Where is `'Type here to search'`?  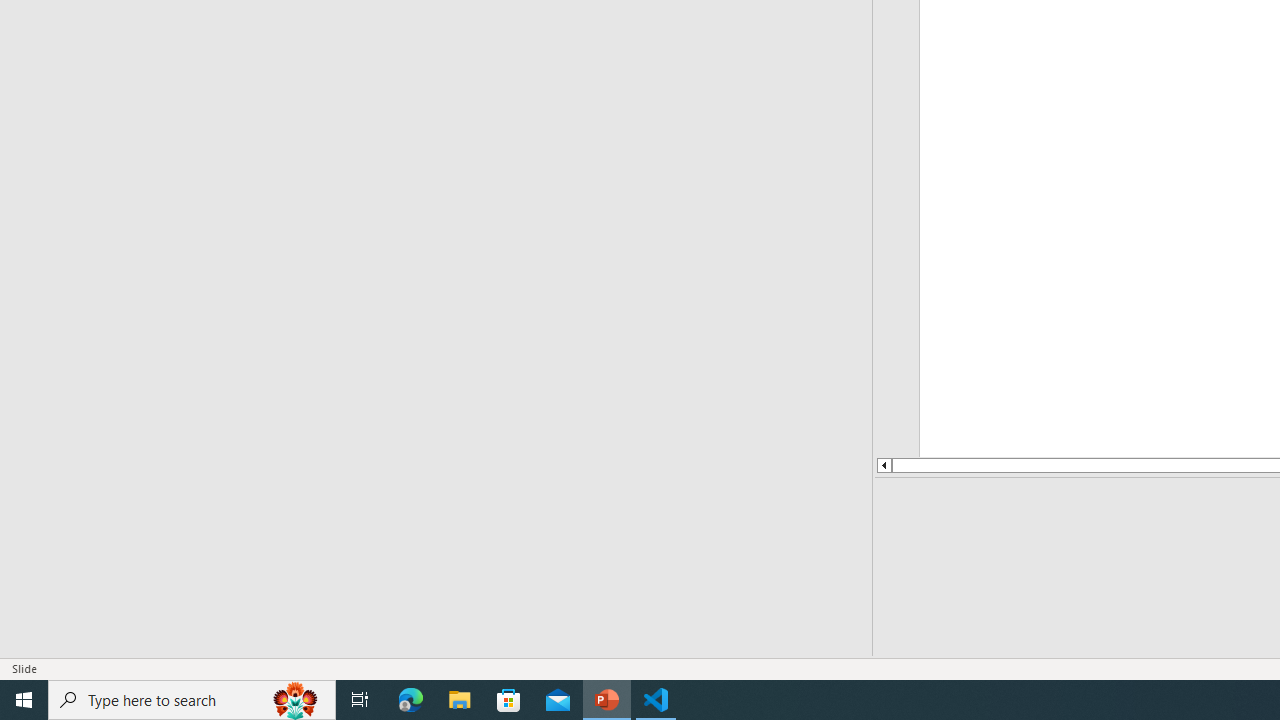 'Type here to search' is located at coordinates (192, 698).